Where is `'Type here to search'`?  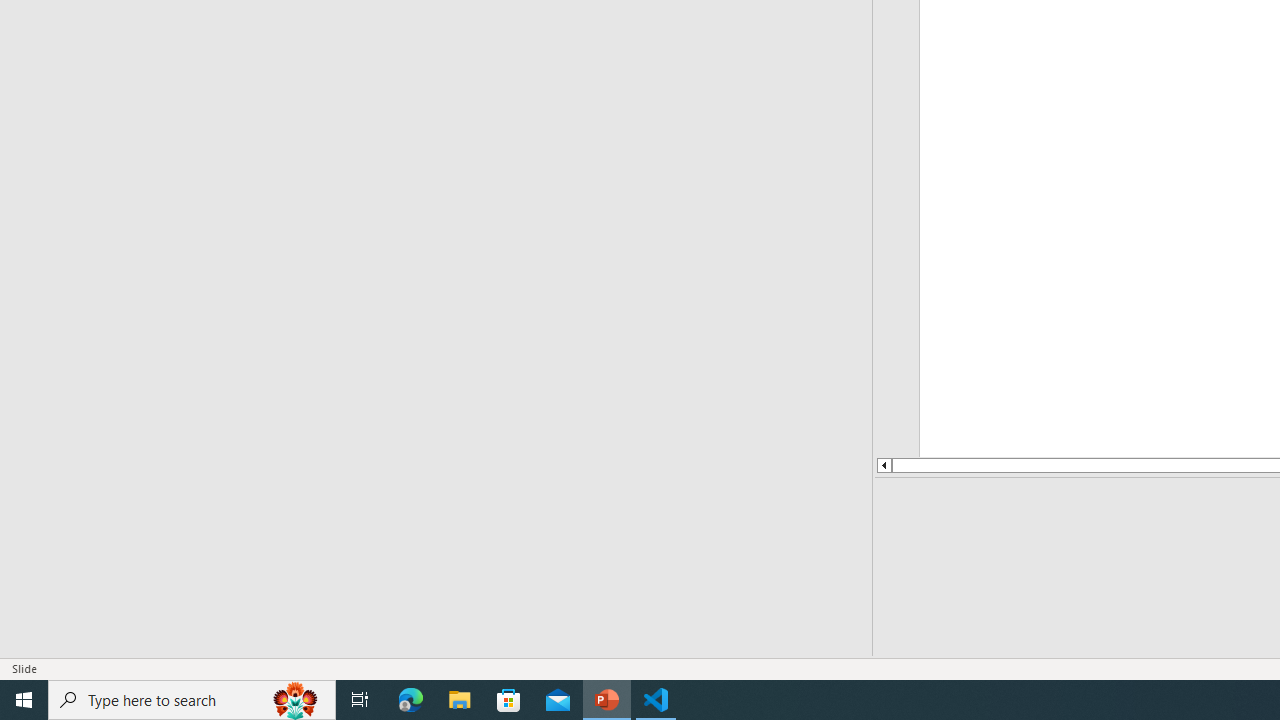 'Type here to search' is located at coordinates (192, 698).